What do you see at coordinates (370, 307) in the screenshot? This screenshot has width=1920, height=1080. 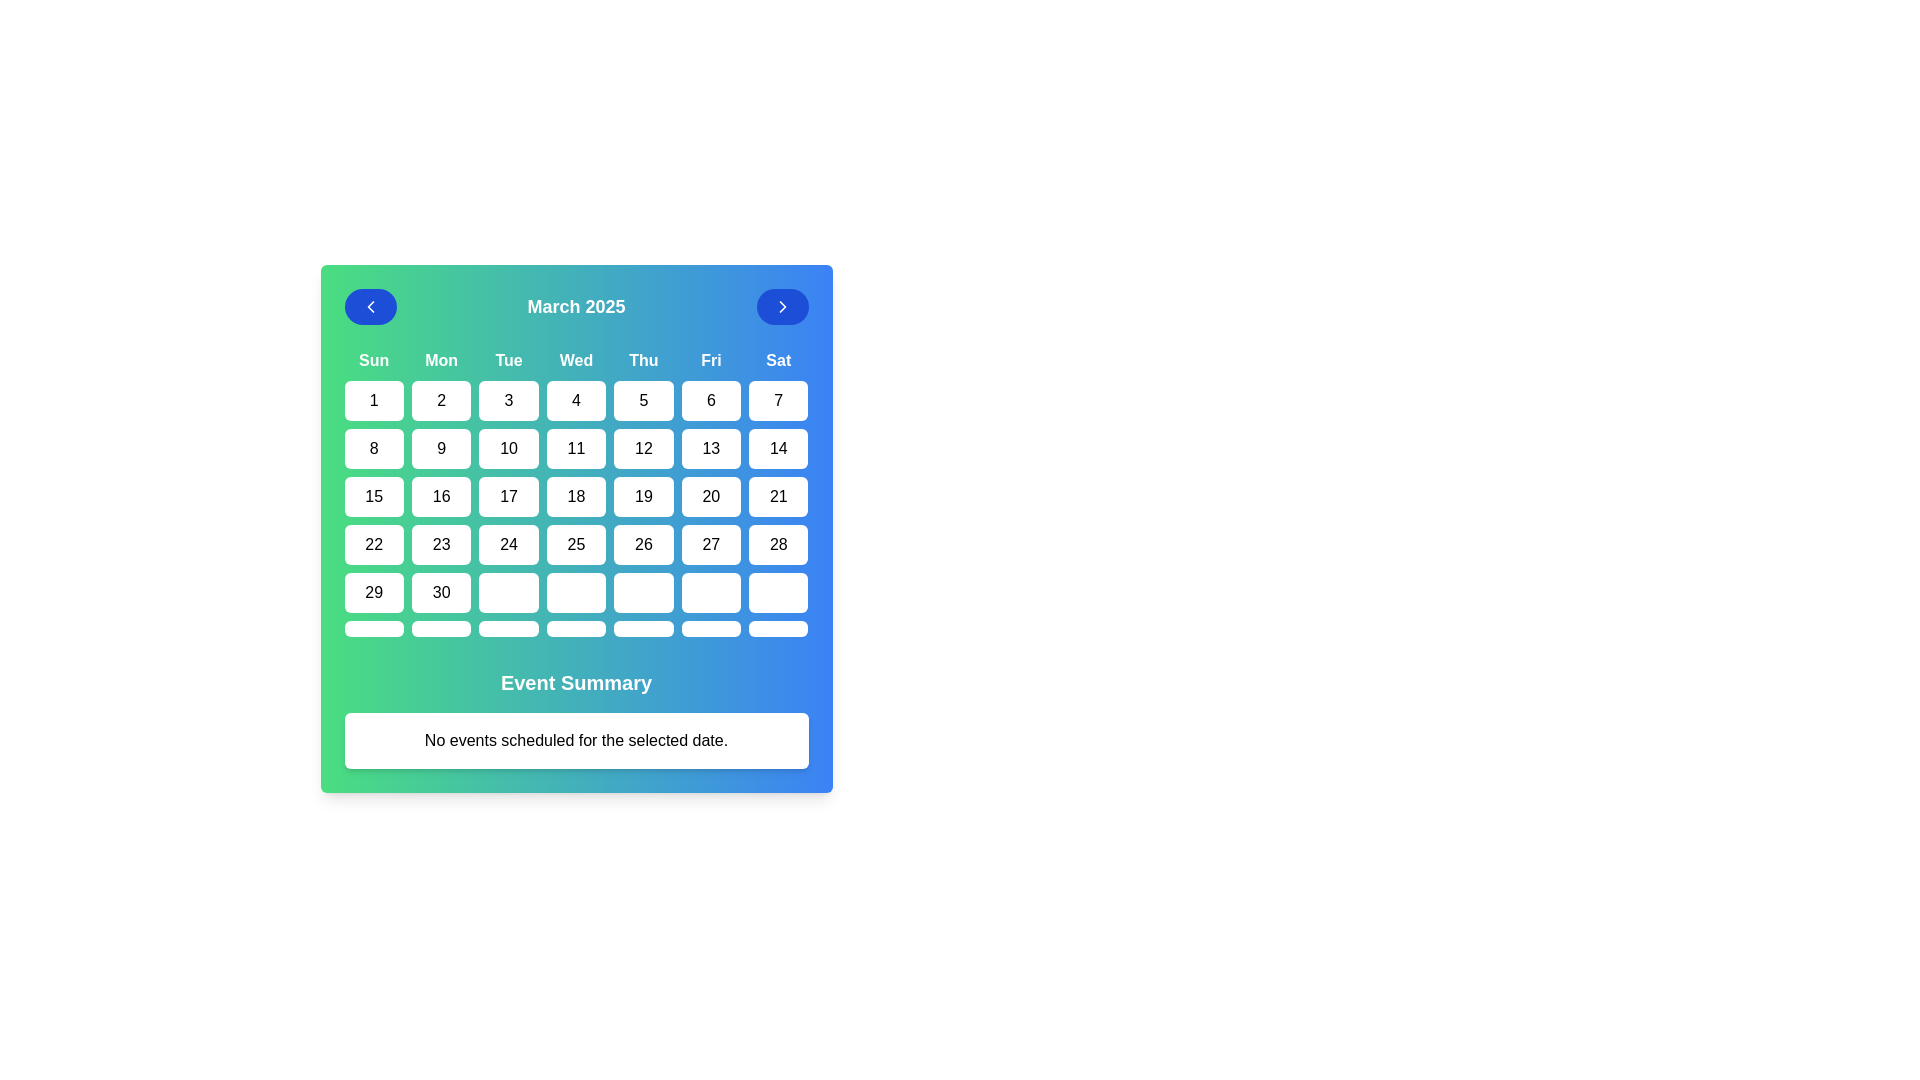 I see `the circular button with a left-pointing chevron icon in white color on a blue background` at bounding box center [370, 307].